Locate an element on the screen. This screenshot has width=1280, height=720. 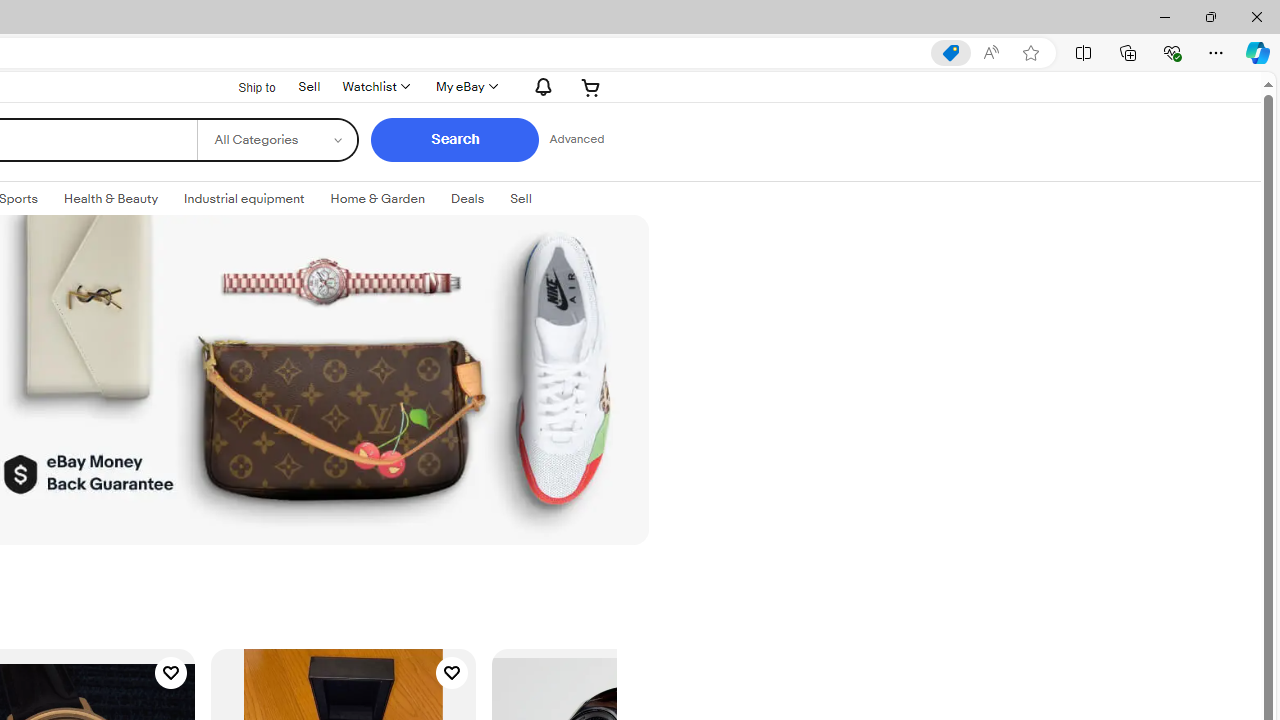
'AutomationID: gh-minicart-hover' is located at coordinates (590, 85).